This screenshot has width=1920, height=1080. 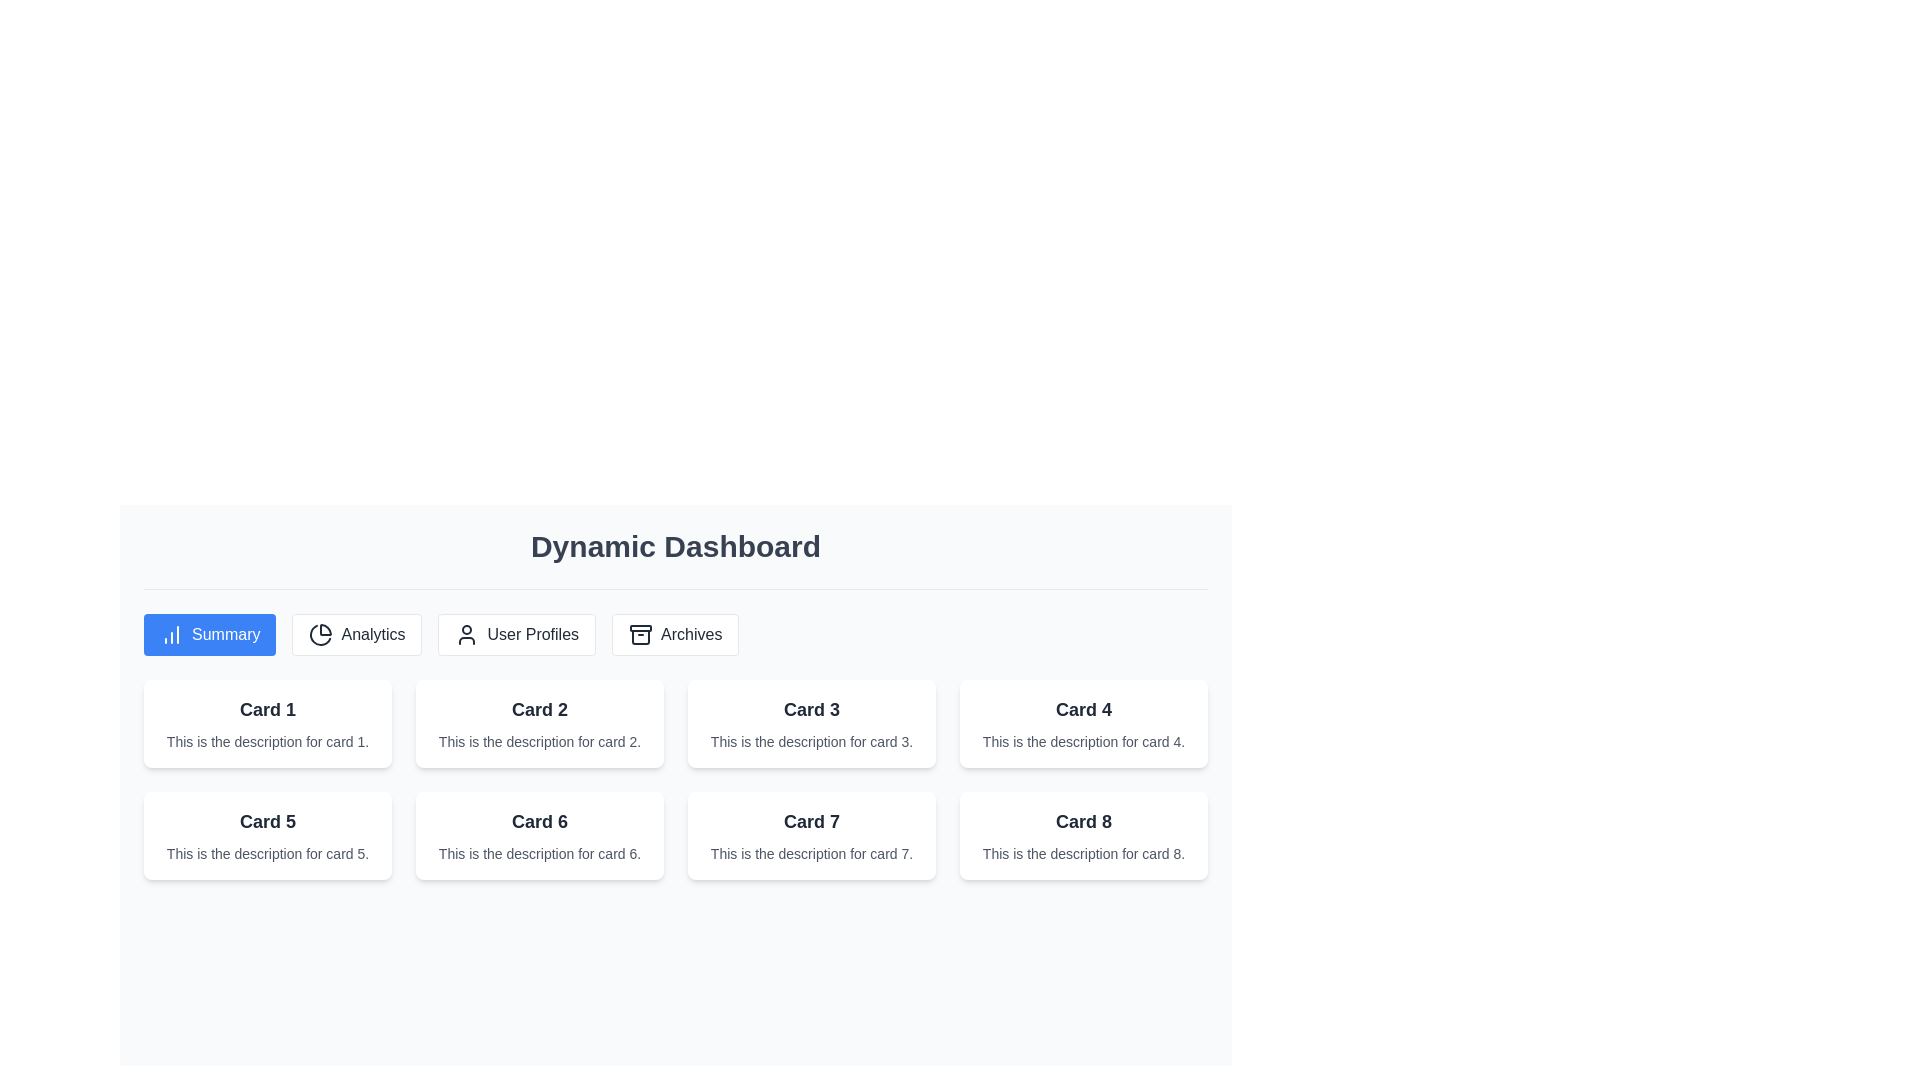 I want to click on the title label of the fourth card in the grid layout, so click(x=1083, y=708).